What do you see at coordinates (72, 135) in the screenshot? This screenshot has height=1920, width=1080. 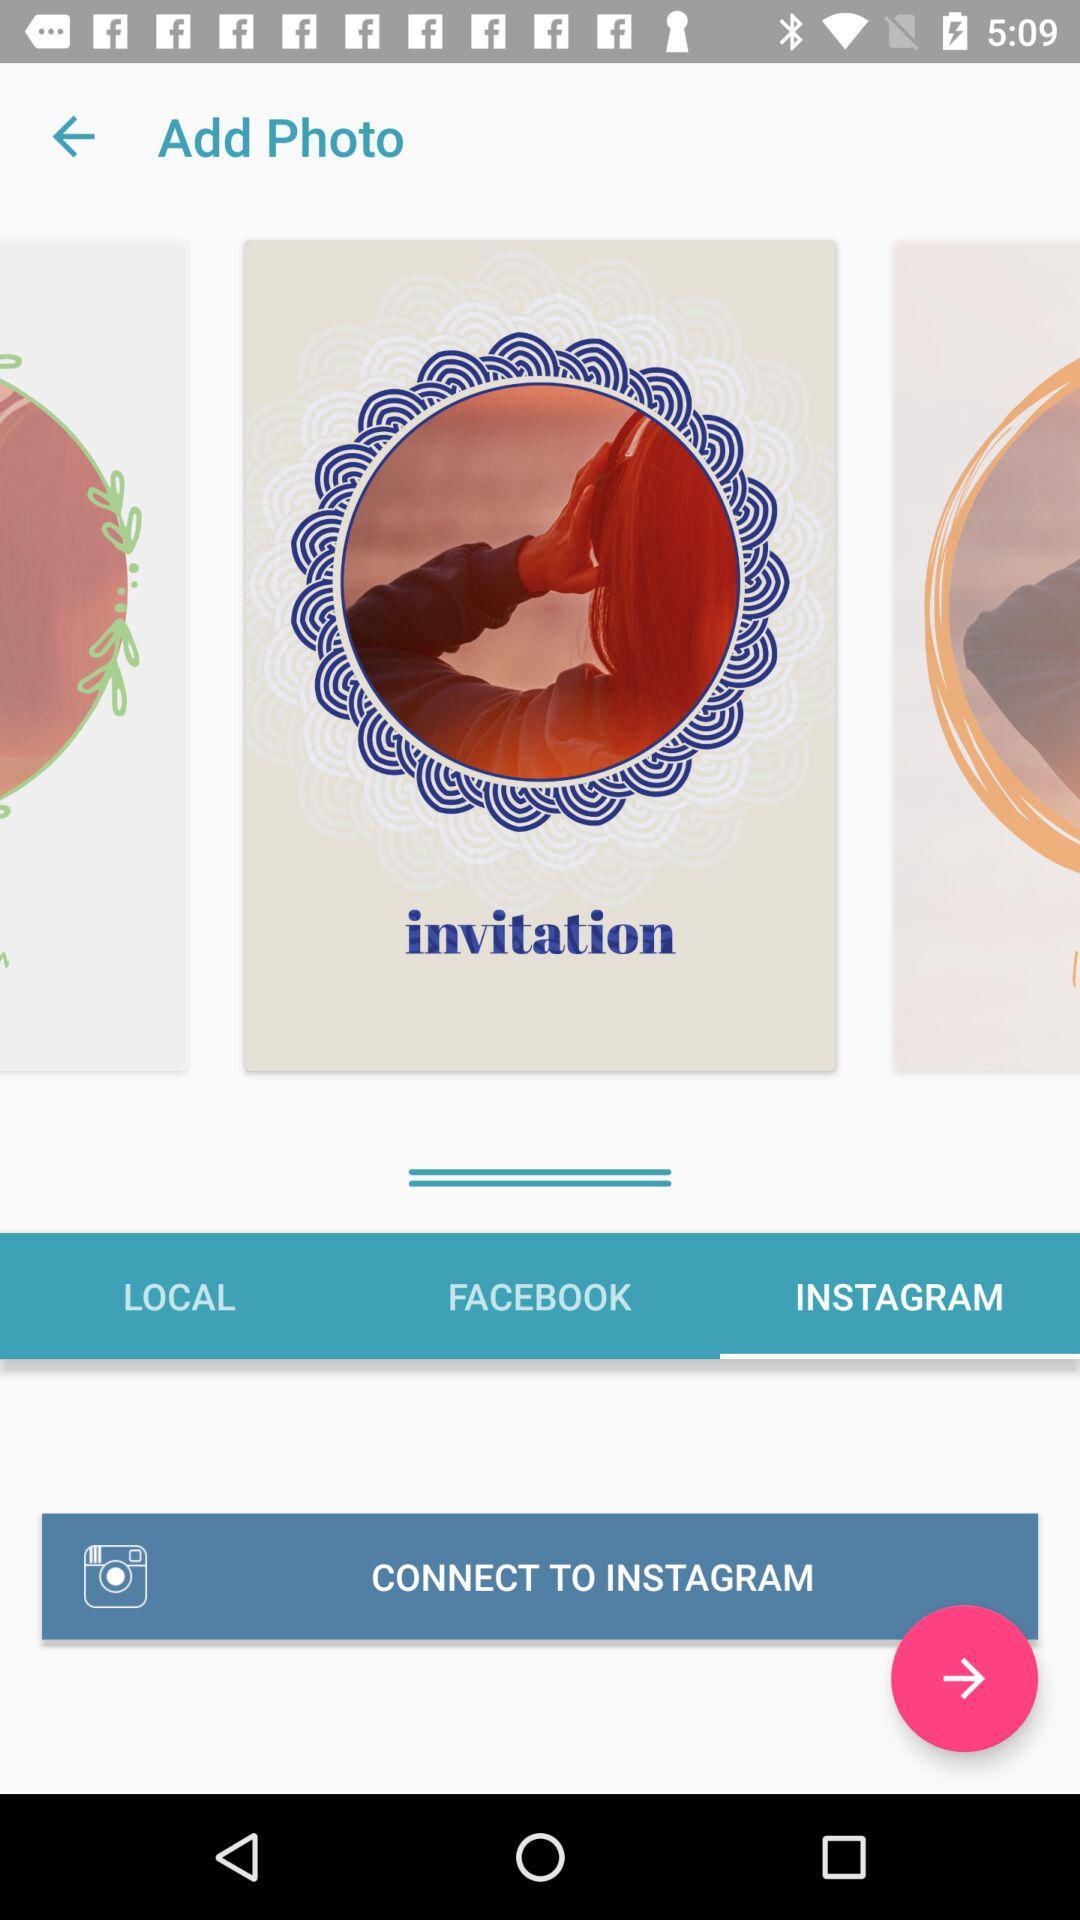 I see `the icon to the left of add photo icon` at bounding box center [72, 135].